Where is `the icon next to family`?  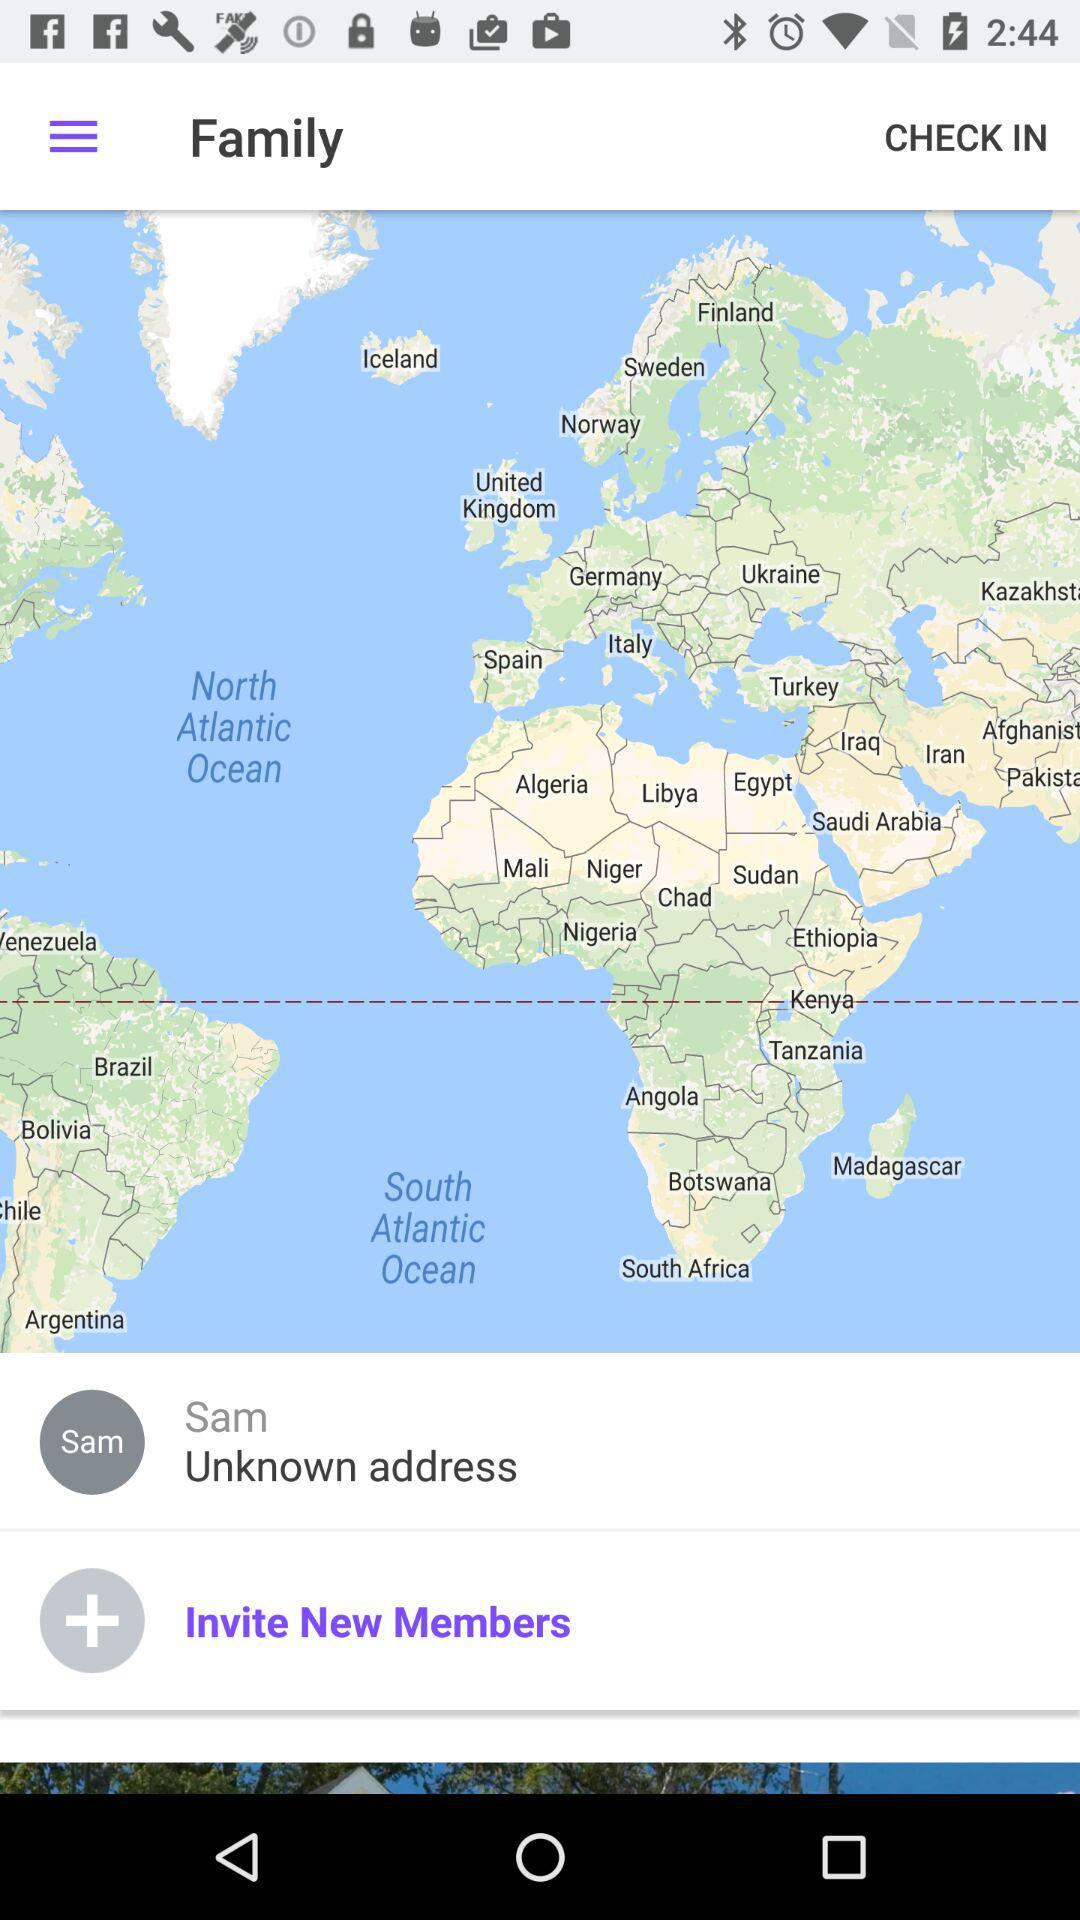
the icon next to family is located at coordinates (965, 135).